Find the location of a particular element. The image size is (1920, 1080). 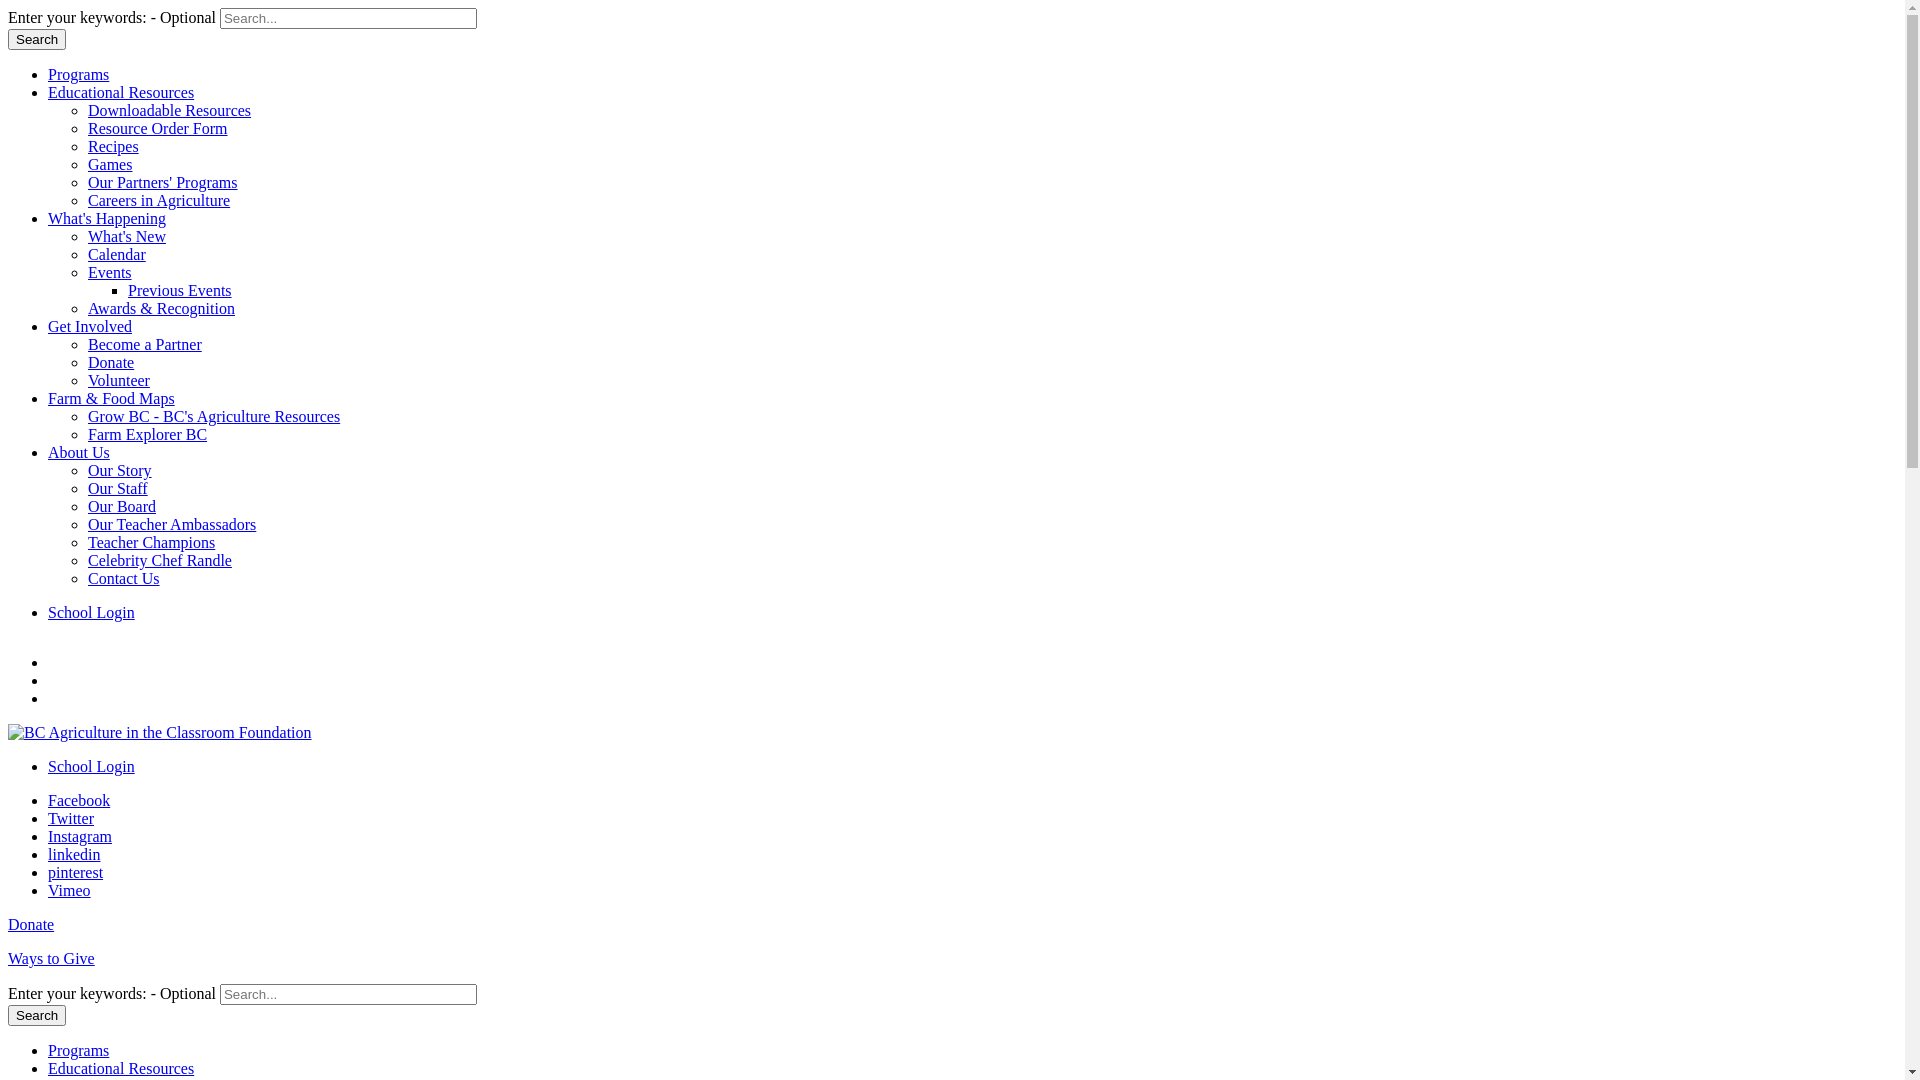

'Instagram' is located at coordinates (80, 836).